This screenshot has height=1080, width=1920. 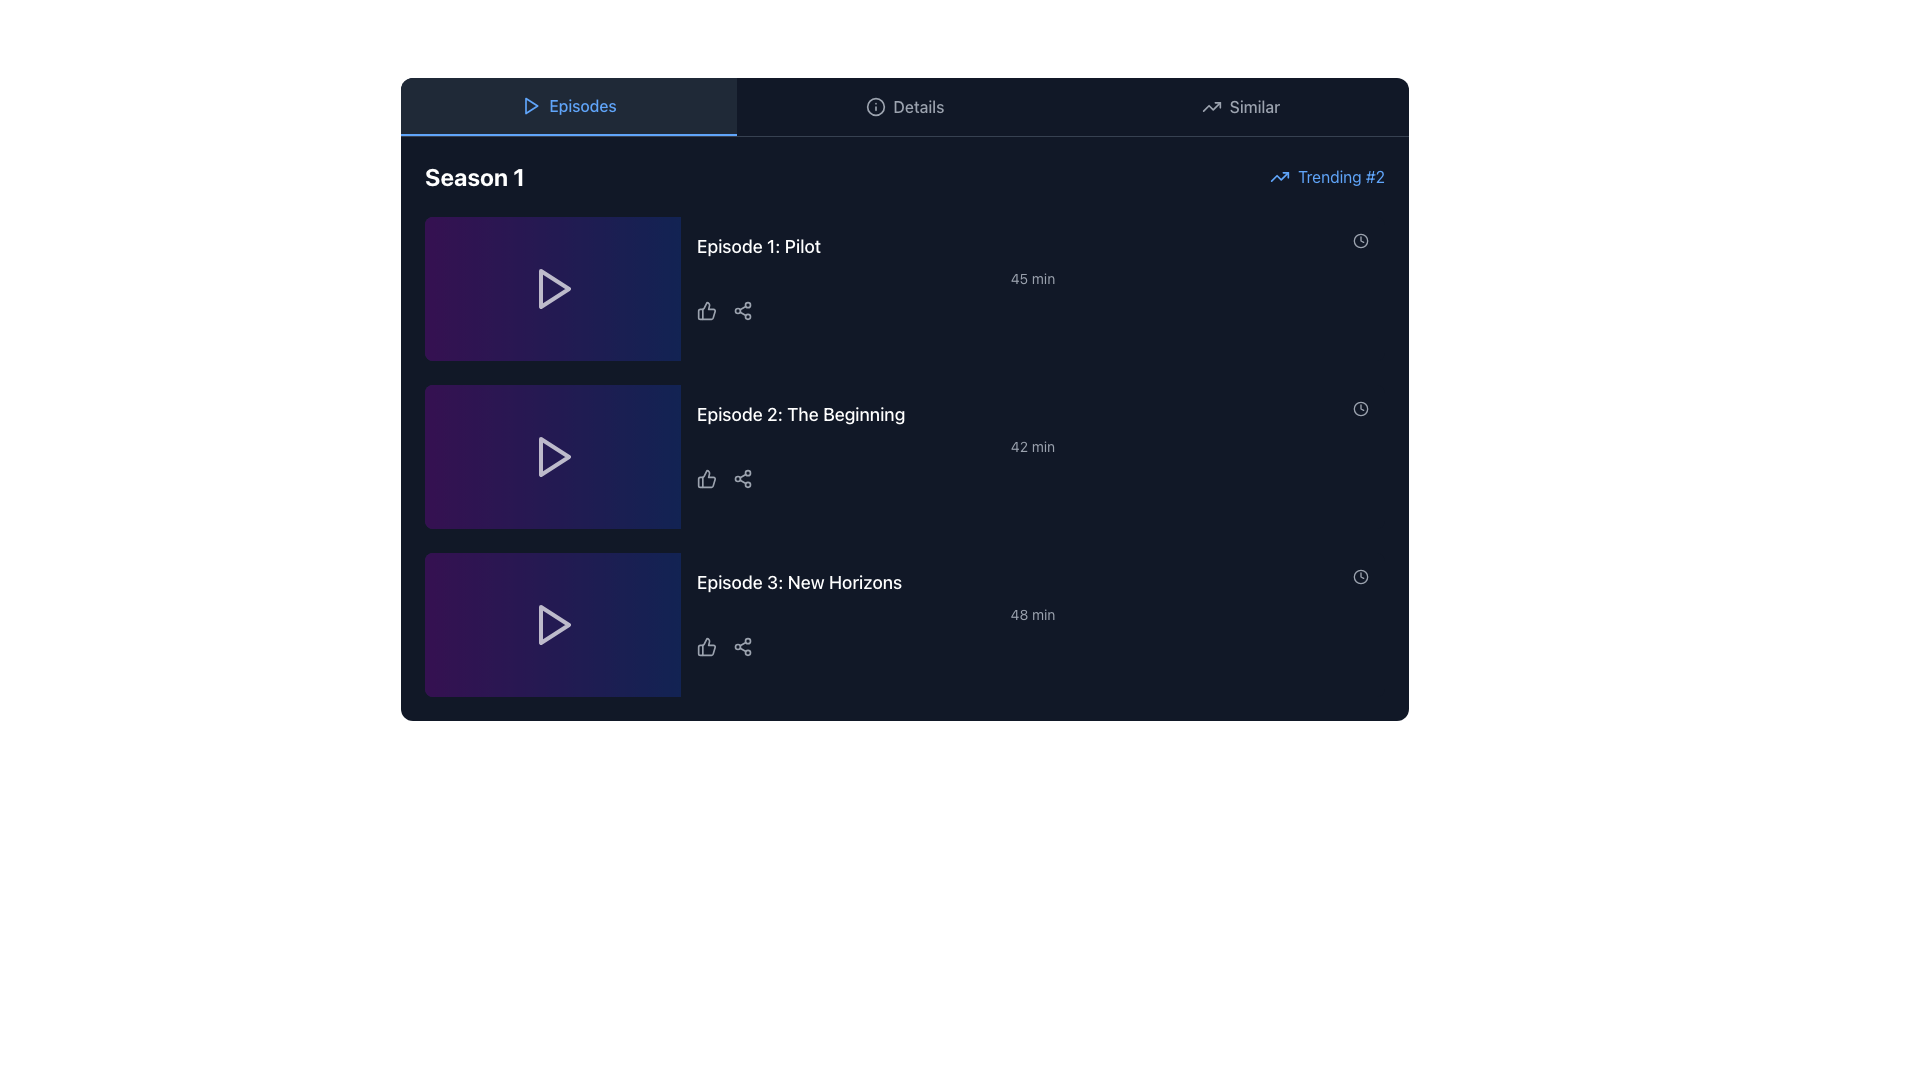 What do you see at coordinates (1253, 107) in the screenshot?
I see `the 'Similar' label located in the header section, to the right of the 'Details' tab and adjacent to a trending arrow icon` at bounding box center [1253, 107].